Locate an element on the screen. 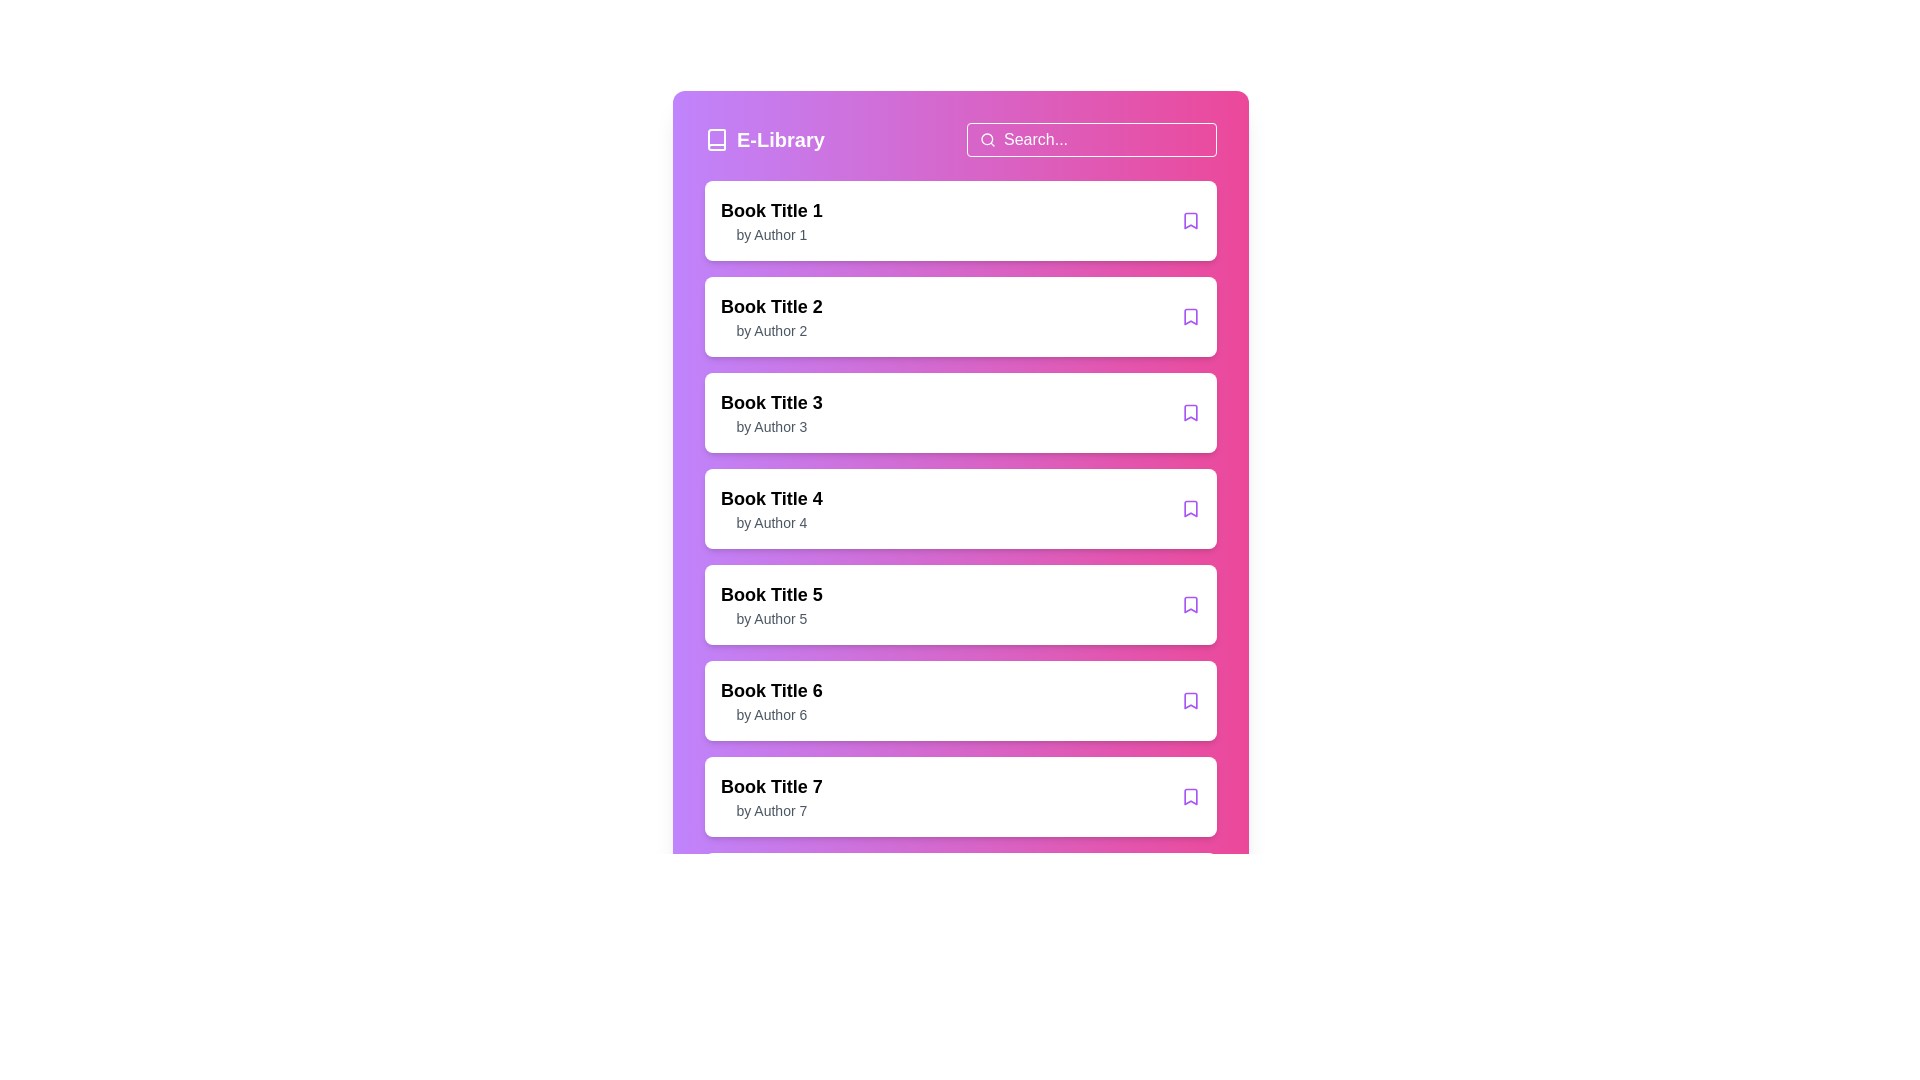 The height and width of the screenshot is (1080, 1920). the SVG bookmark icon located at the bottom right corner of the 'Book Title 7 by Author 7' card is located at coordinates (1190, 796).